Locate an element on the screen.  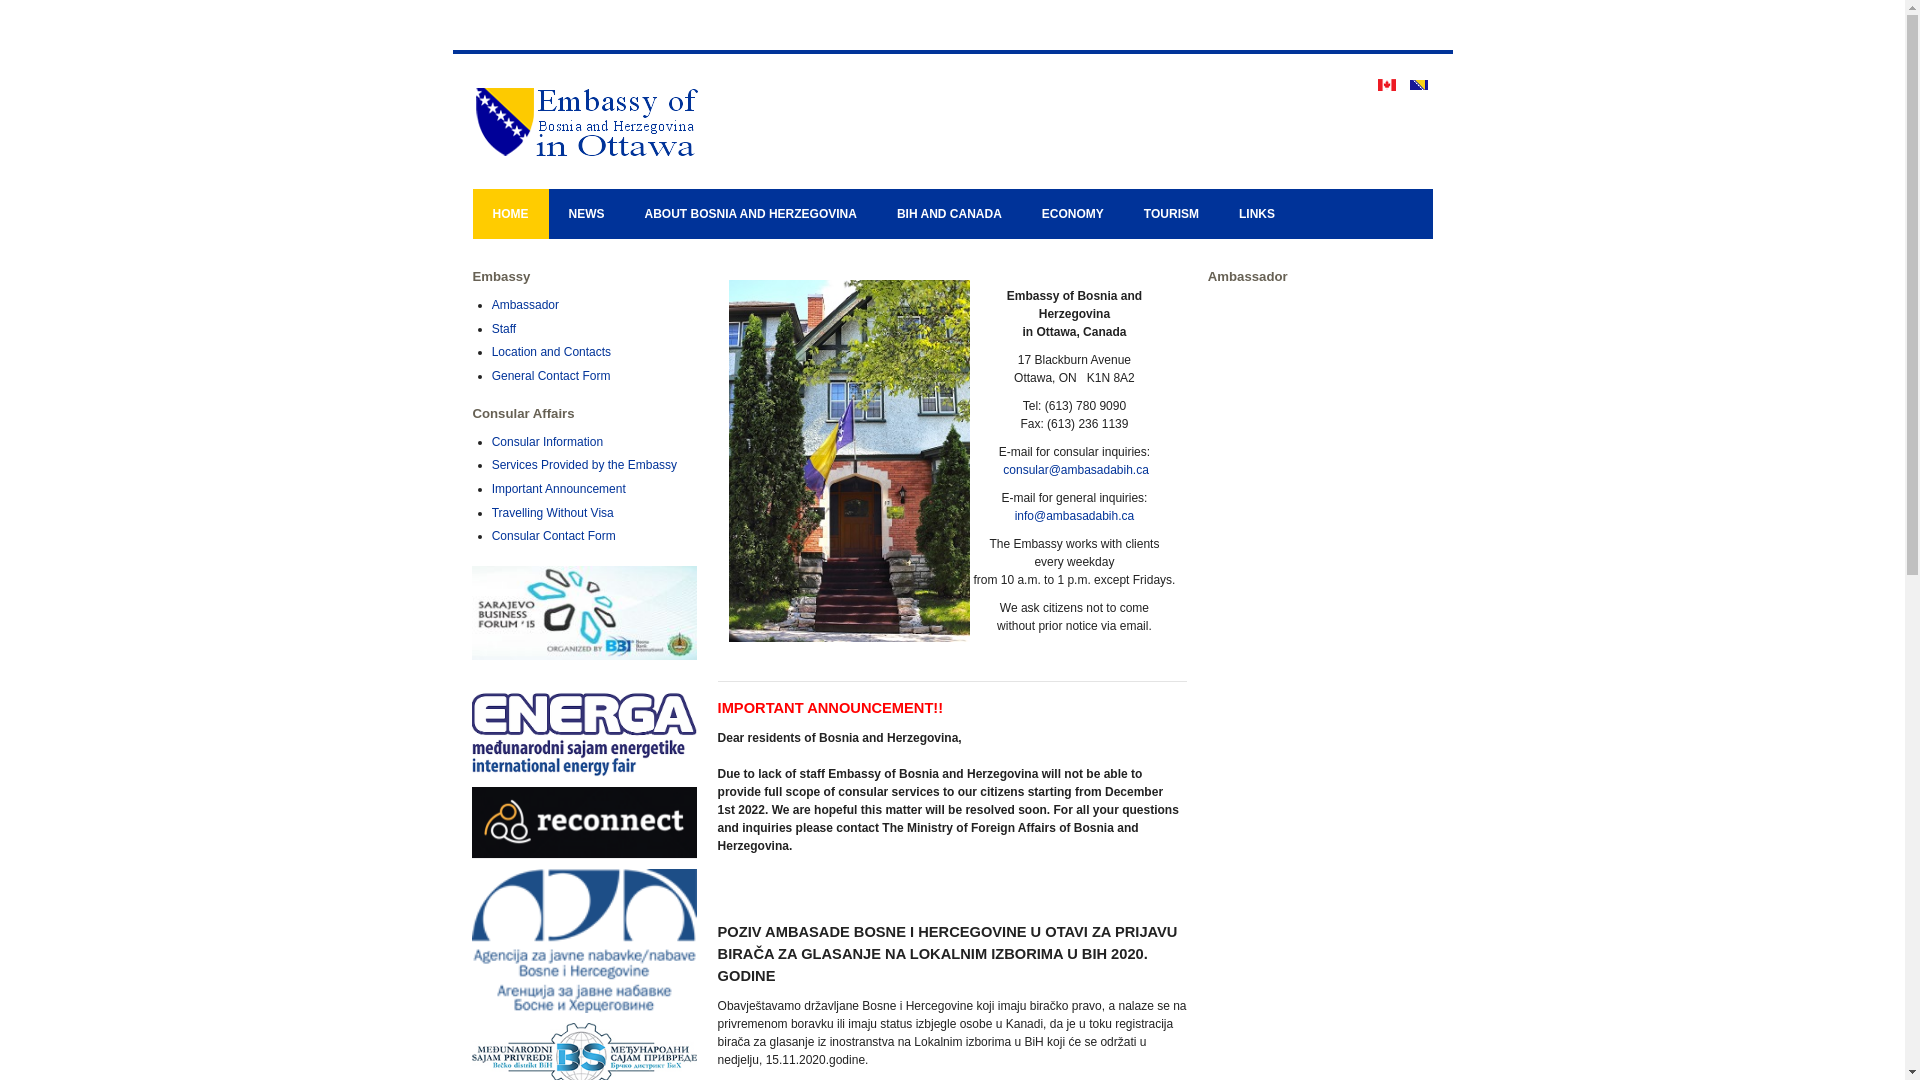
'Location and Contacts' is located at coordinates (551, 350).